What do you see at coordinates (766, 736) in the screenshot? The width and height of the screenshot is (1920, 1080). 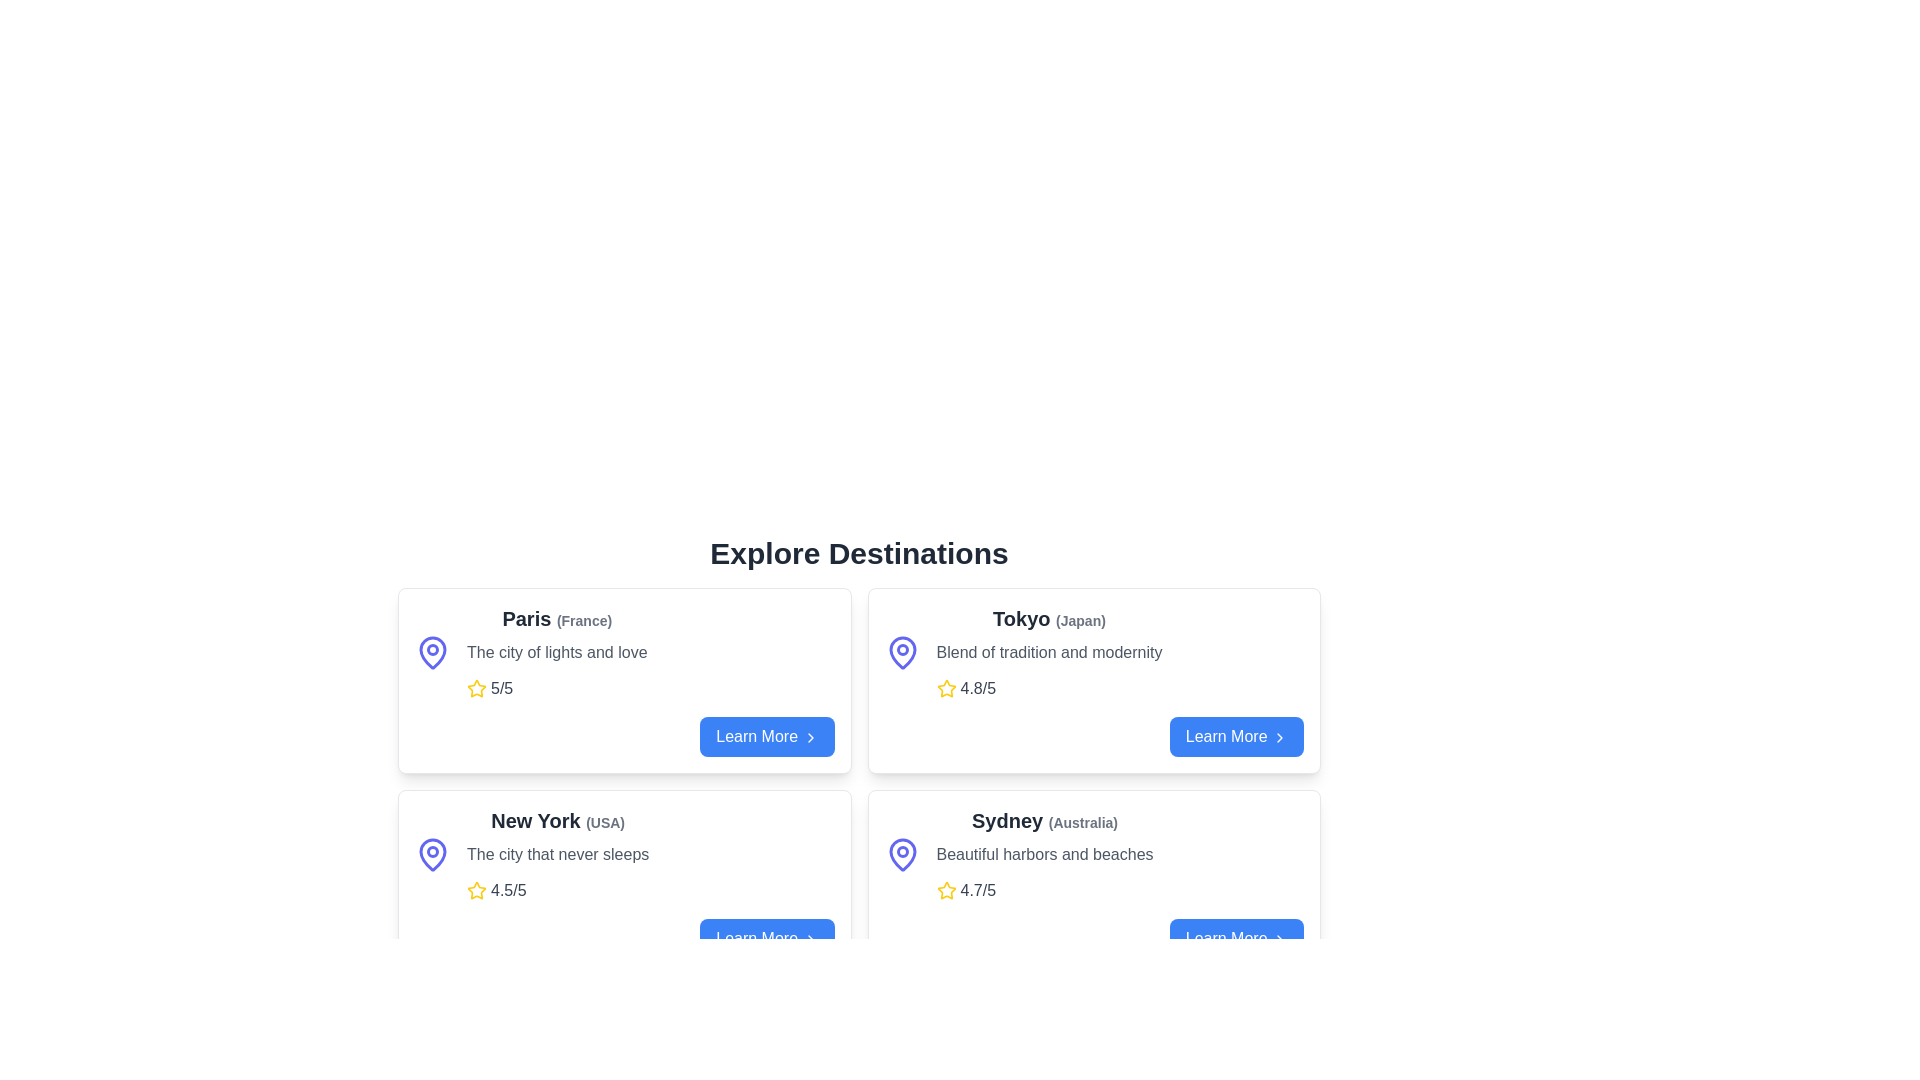 I see `the navigation button located at the bottom-right corner of the second card in the first row of the 2x2 grid` at bounding box center [766, 736].